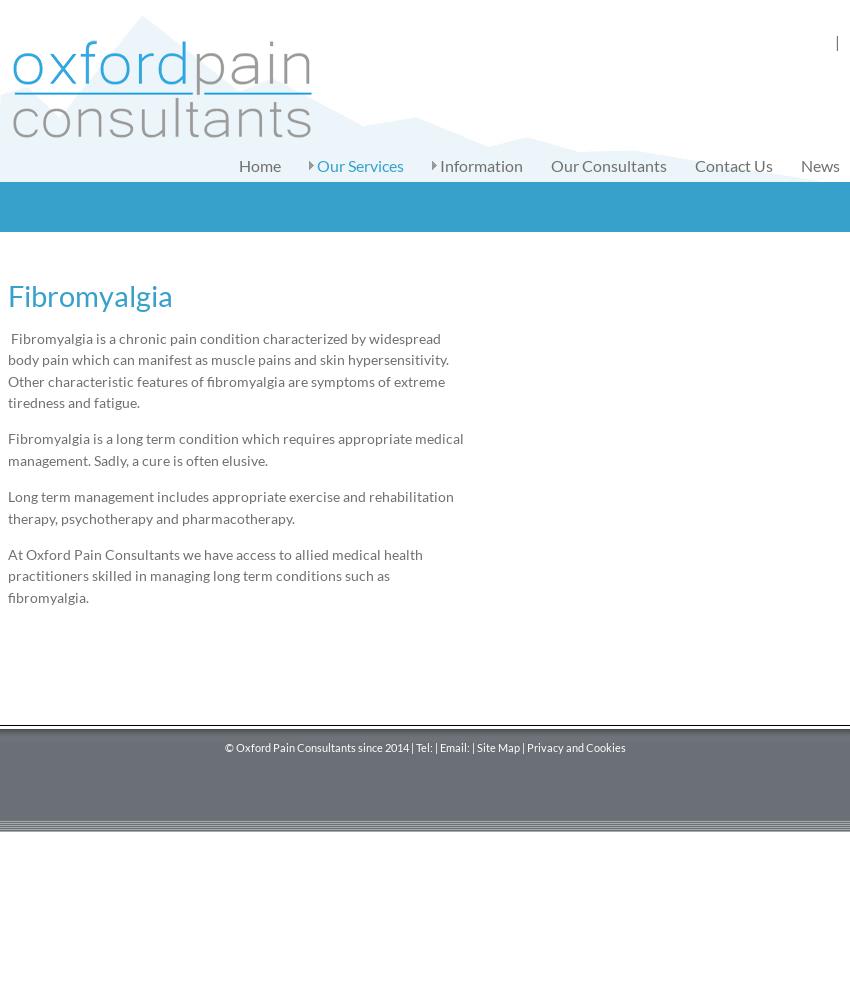 The width and height of the screenshot is (850, 1000). Describe the element at coordinates (235, 448) in the screenshot. I see `'Fibromyalgia is a long term condition which requires appropriate medical management. Sadly, a cure is often elusive.'` at that location.